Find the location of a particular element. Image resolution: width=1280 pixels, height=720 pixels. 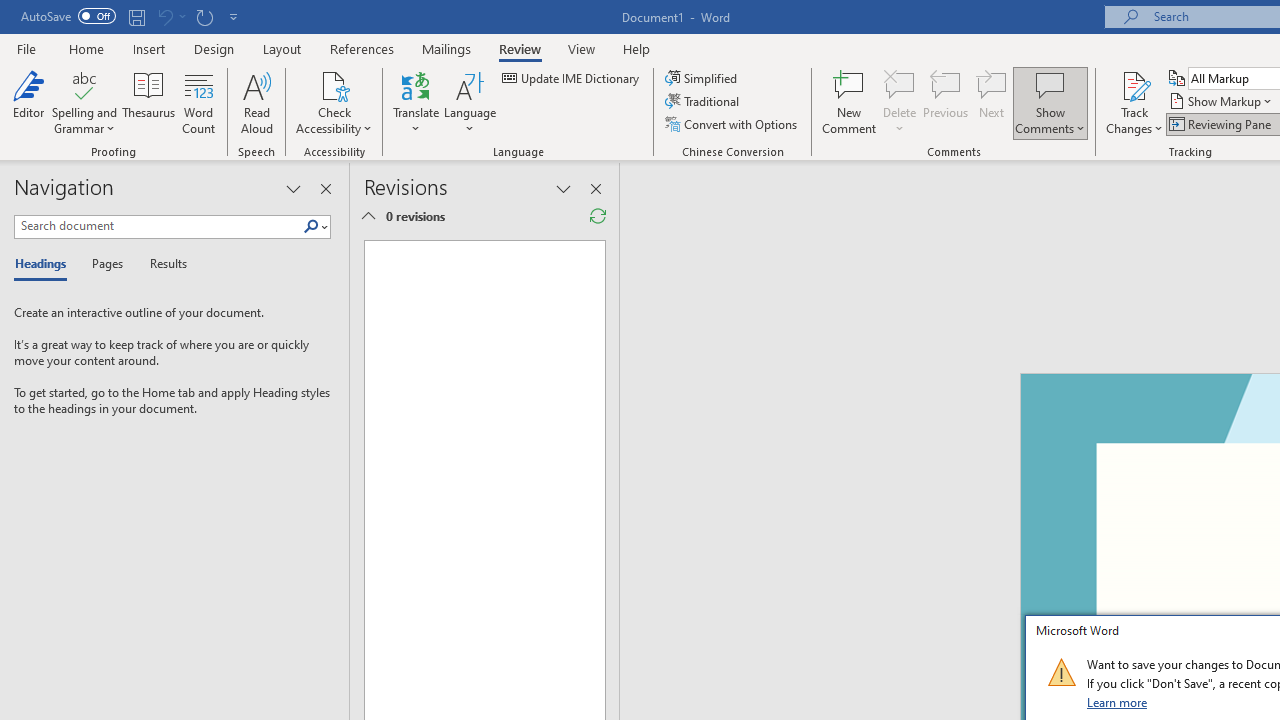

'Can' is located at coordinates (164, 16).